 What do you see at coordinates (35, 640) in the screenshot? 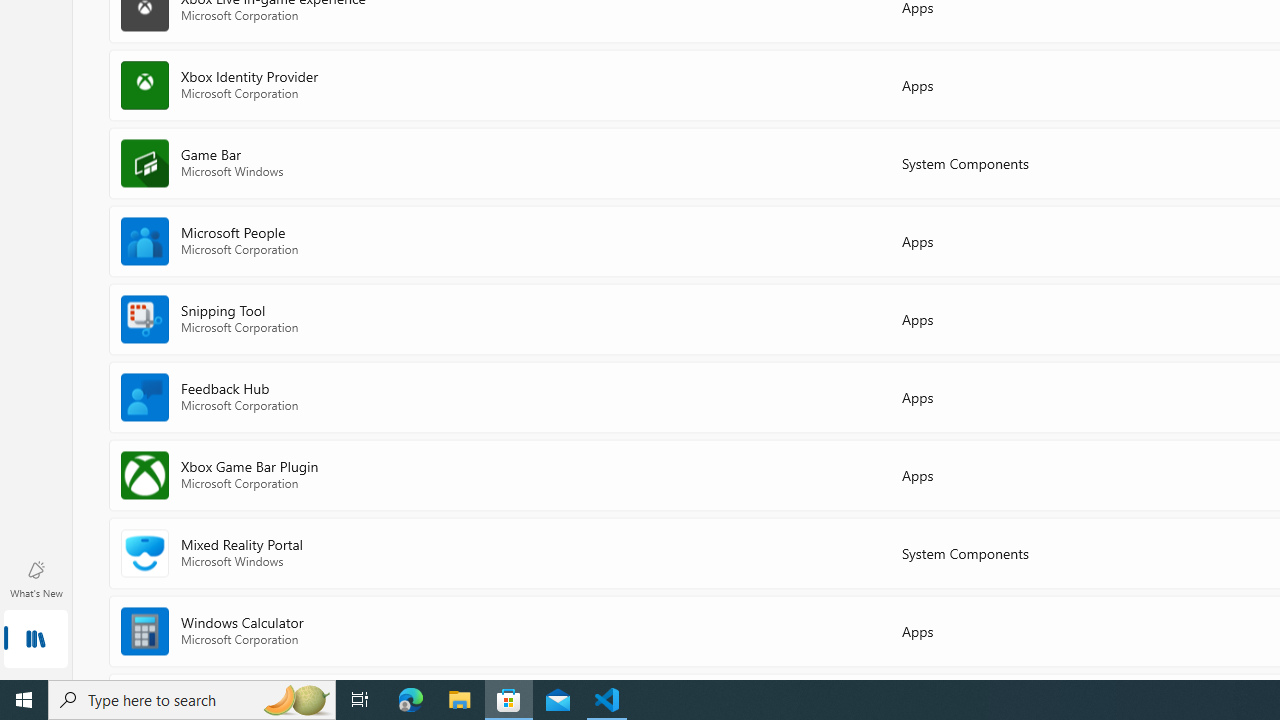
I see `'Library'` at bounding box center [35, 640].